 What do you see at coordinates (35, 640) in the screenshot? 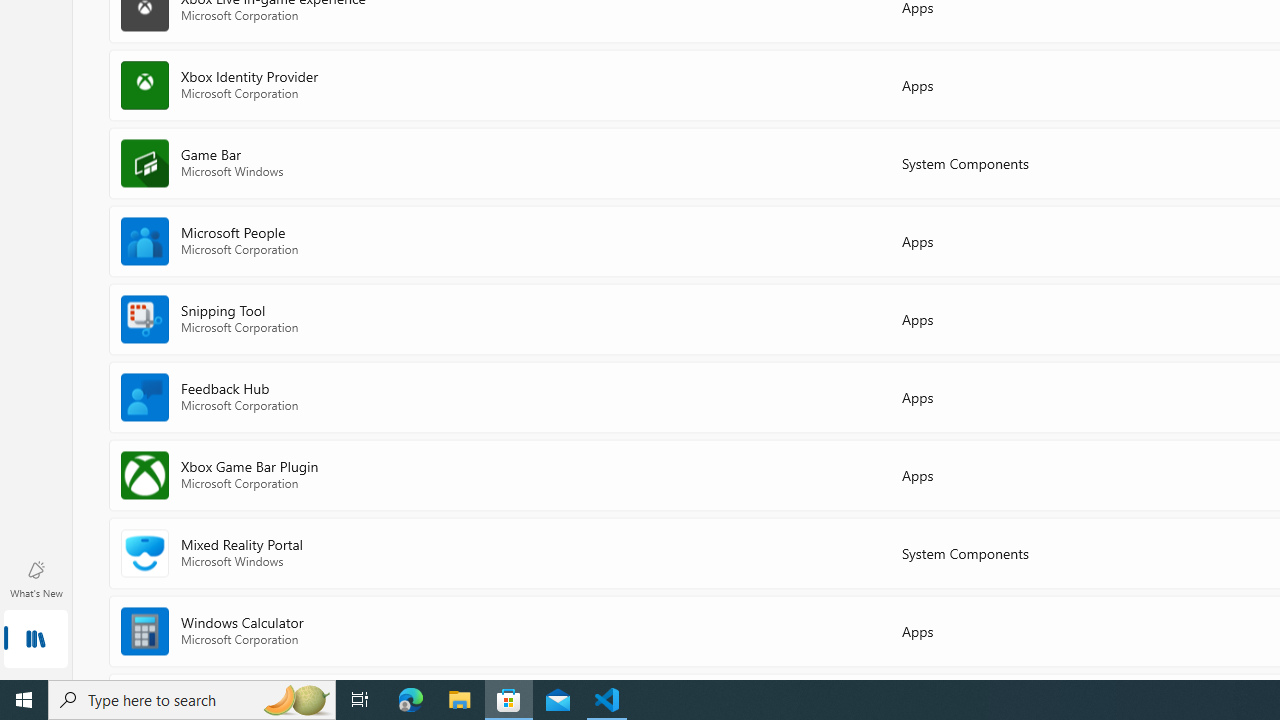
I see `'Library'` at bounding box center [35, 640].